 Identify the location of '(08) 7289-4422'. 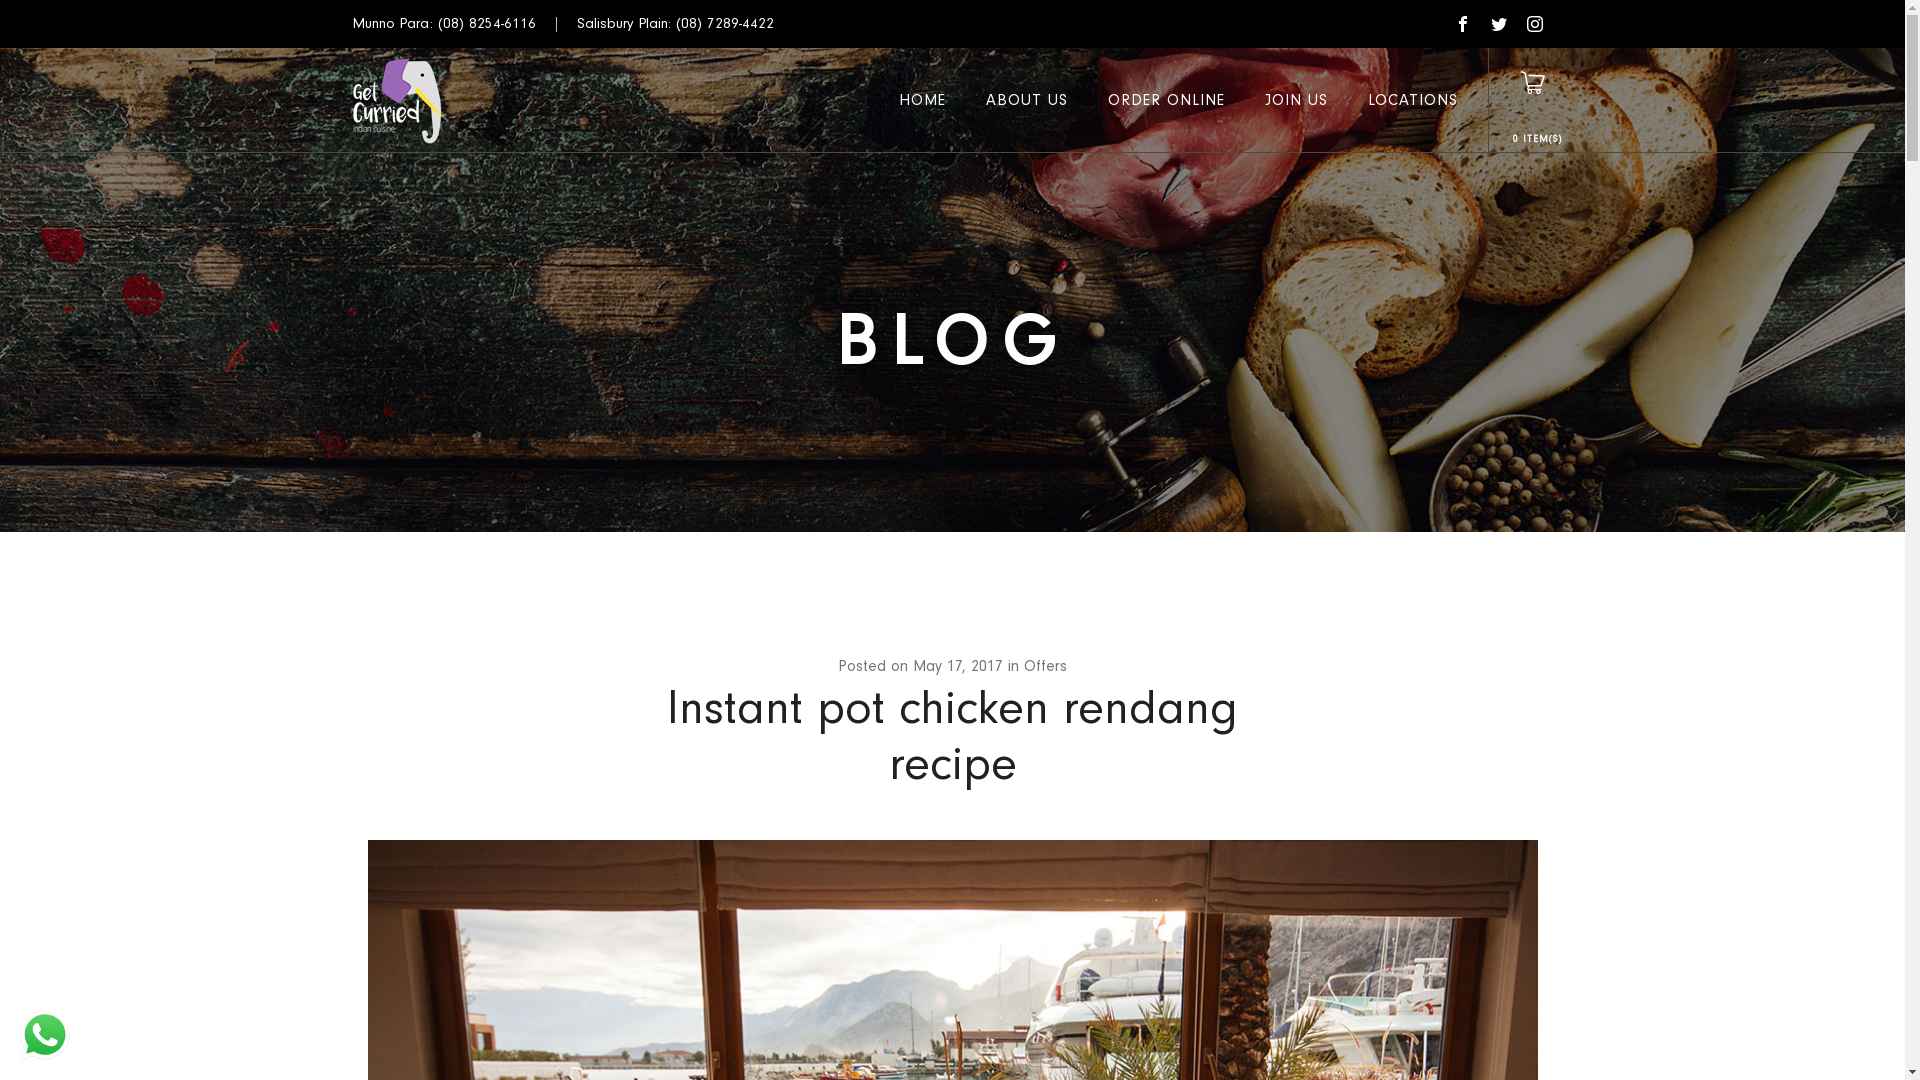
(723, 23).